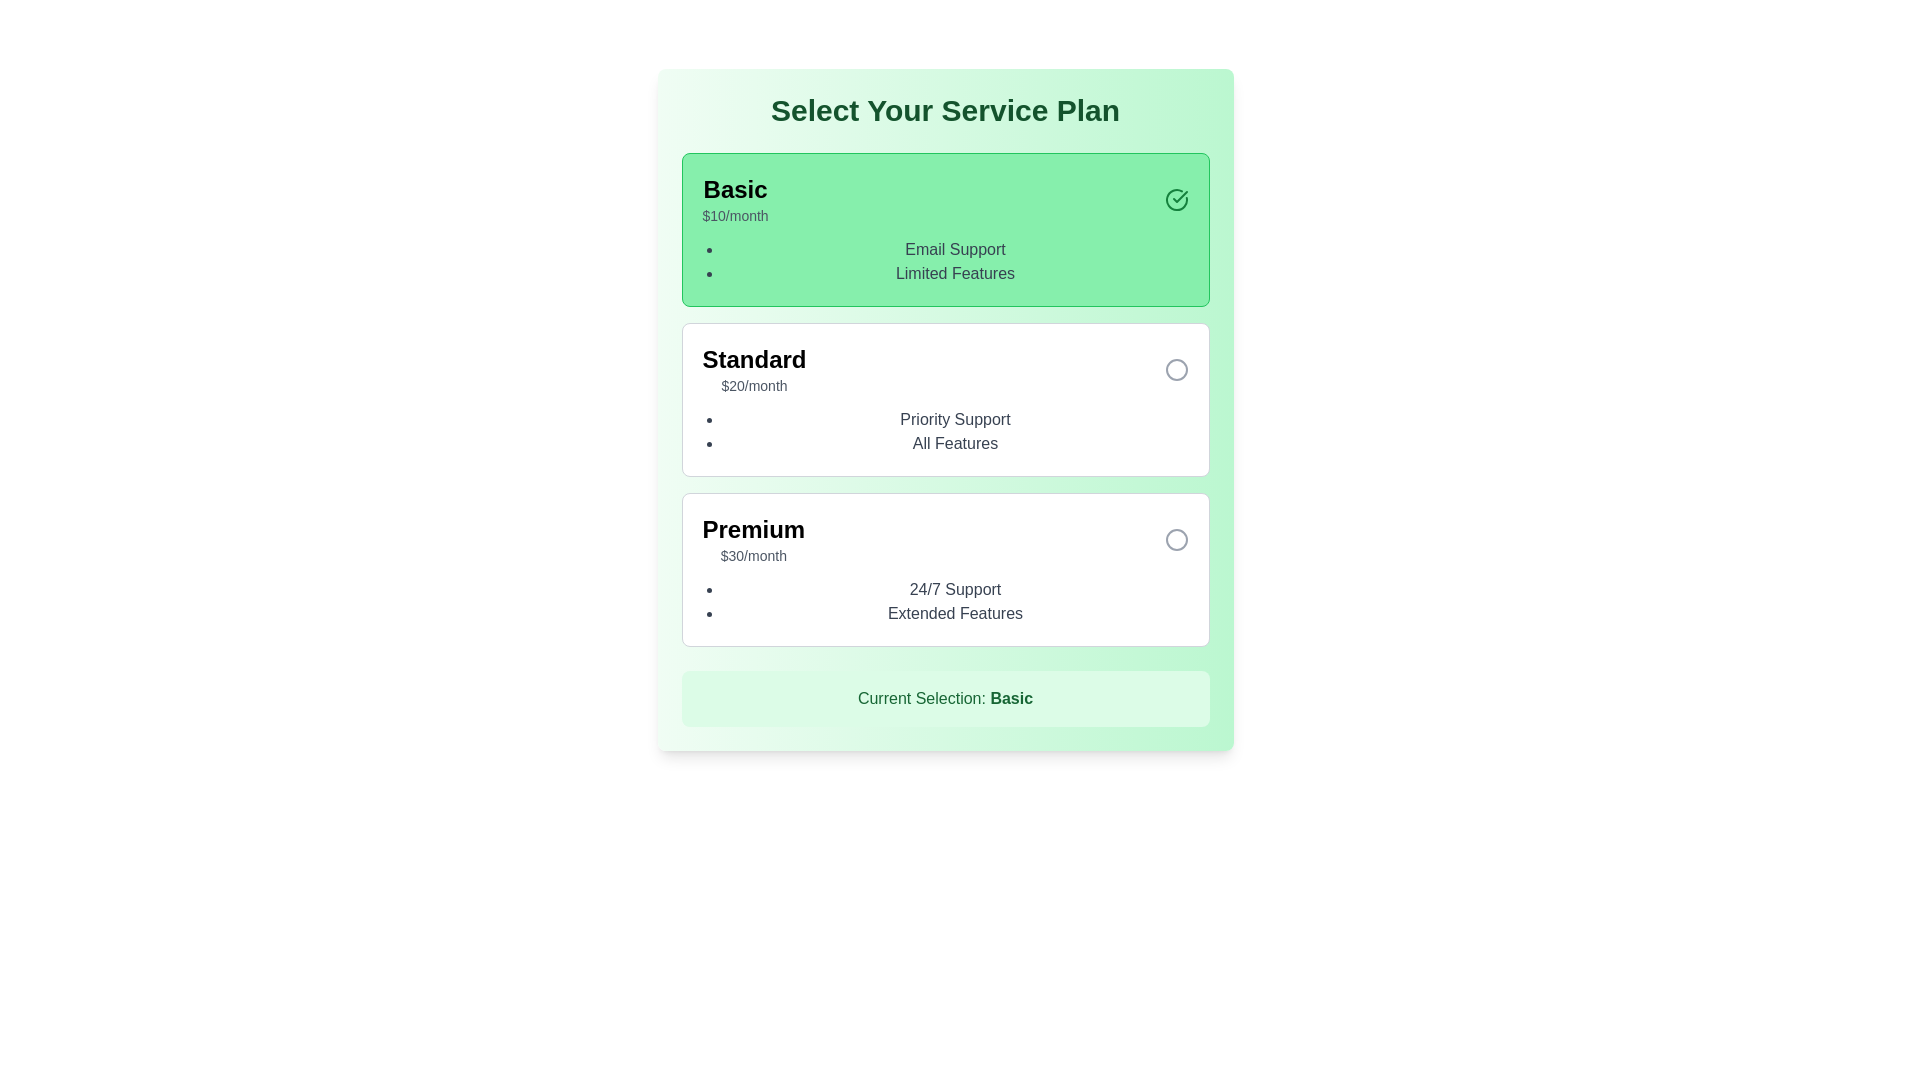  I want to click on the green checkmark icon within the circular outline located on the top-right side of the 'Basic' subscription card, so click(1176, 200).